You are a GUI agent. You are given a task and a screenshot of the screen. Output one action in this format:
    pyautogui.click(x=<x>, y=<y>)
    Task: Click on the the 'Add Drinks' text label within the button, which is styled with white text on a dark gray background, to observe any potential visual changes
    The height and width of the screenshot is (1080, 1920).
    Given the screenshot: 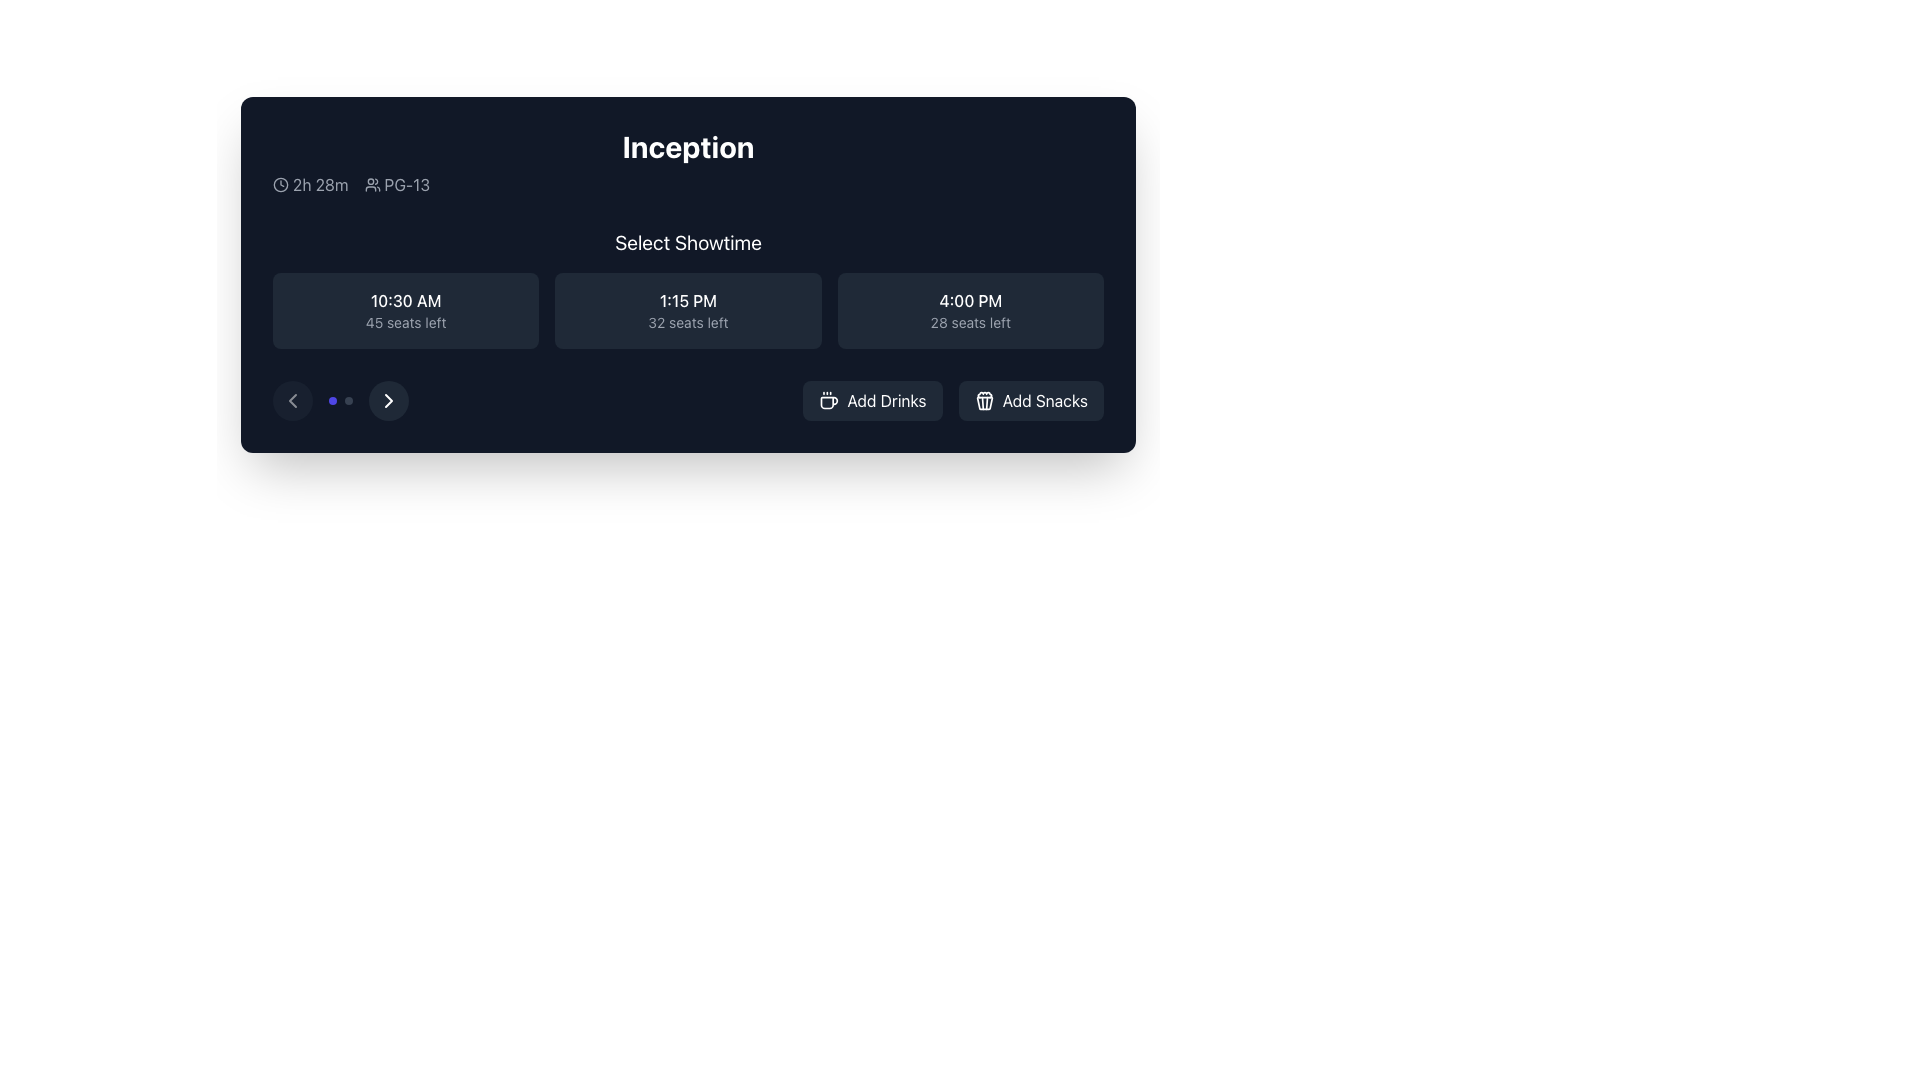 What is the action you would take?
    pyautogui.click(x=886, y=401)
    